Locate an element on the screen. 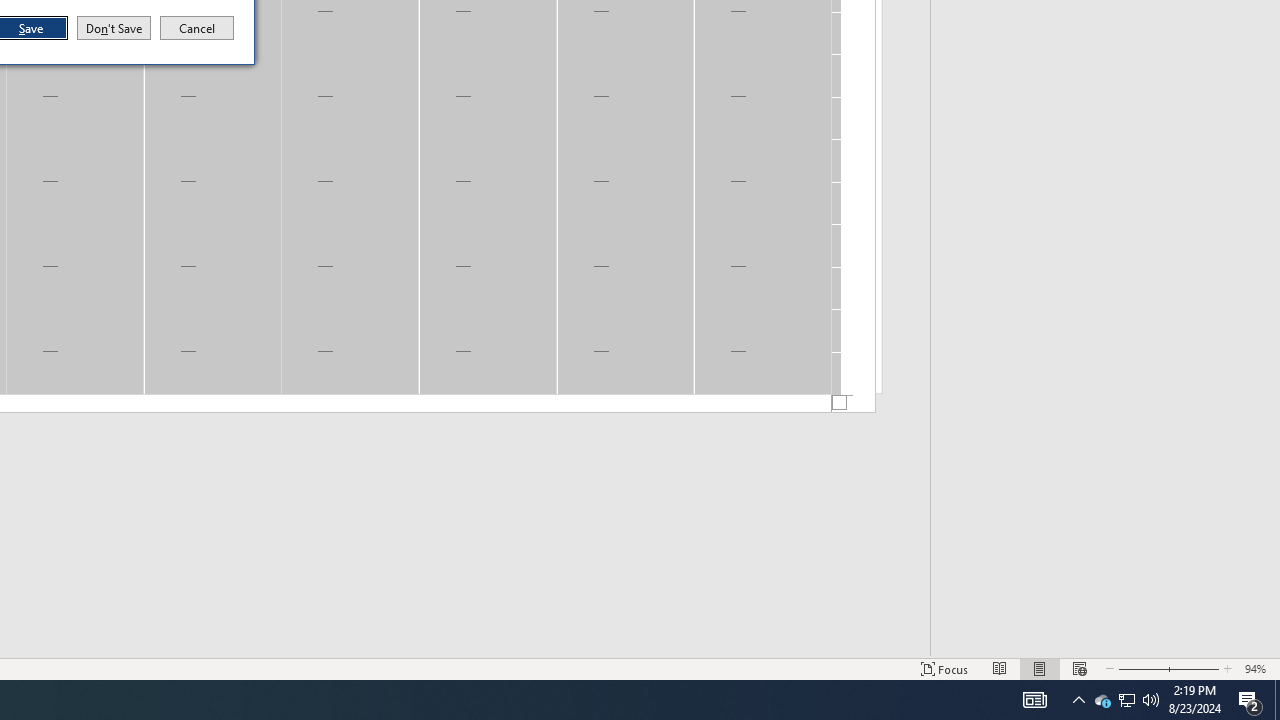 This screenshot has height=720, width=1280. 'Notification Chevron' is located at coordinates (1127, 698).